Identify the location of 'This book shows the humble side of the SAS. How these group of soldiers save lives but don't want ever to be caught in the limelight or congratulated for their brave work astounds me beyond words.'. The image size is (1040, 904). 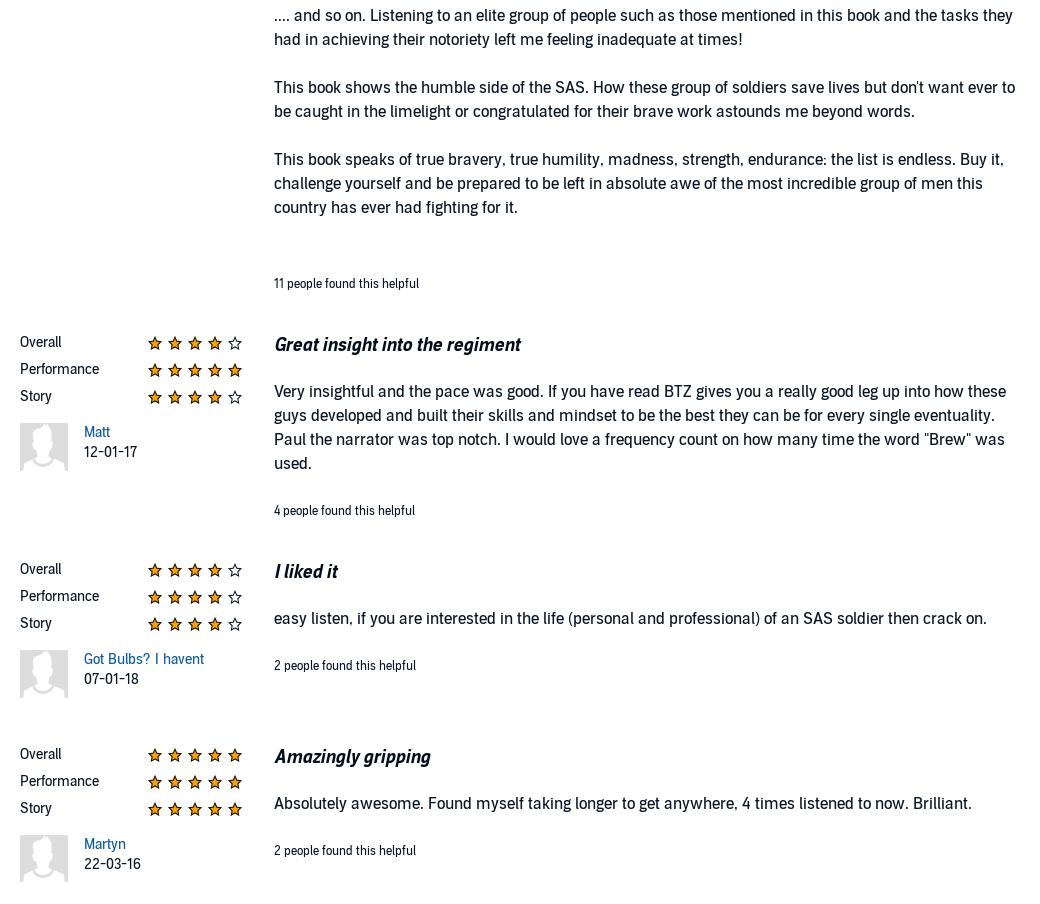
(643, 99).